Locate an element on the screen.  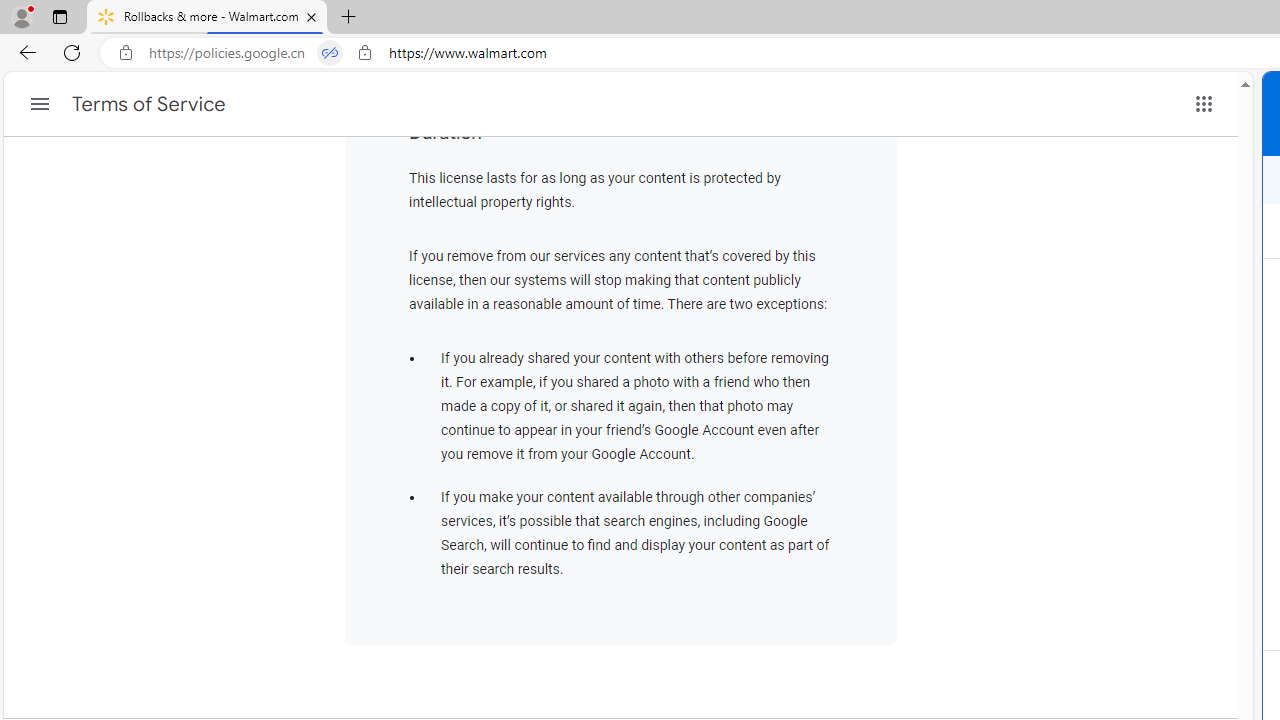
'Back' is located at coordinates (24, 51).